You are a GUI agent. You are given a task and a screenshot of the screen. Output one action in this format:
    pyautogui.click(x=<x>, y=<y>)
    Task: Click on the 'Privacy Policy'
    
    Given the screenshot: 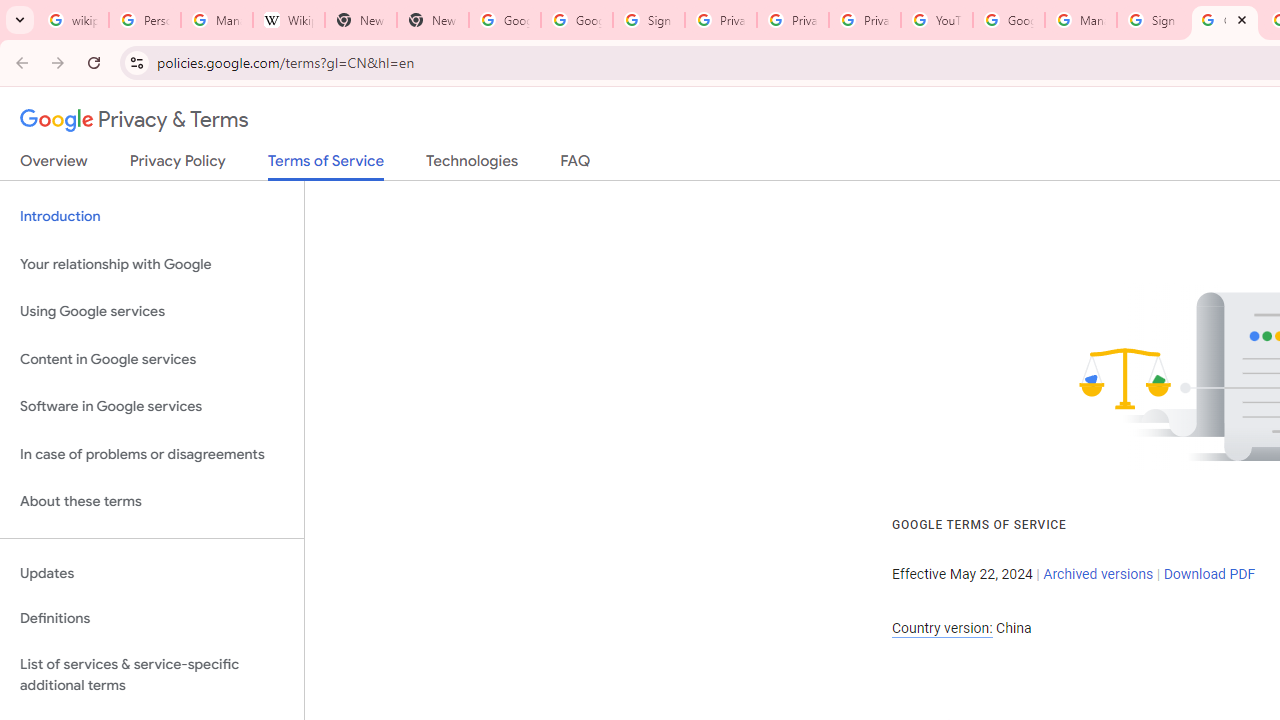 What is the action you would take?
    pyautogui.click(x=177, y=164)
    